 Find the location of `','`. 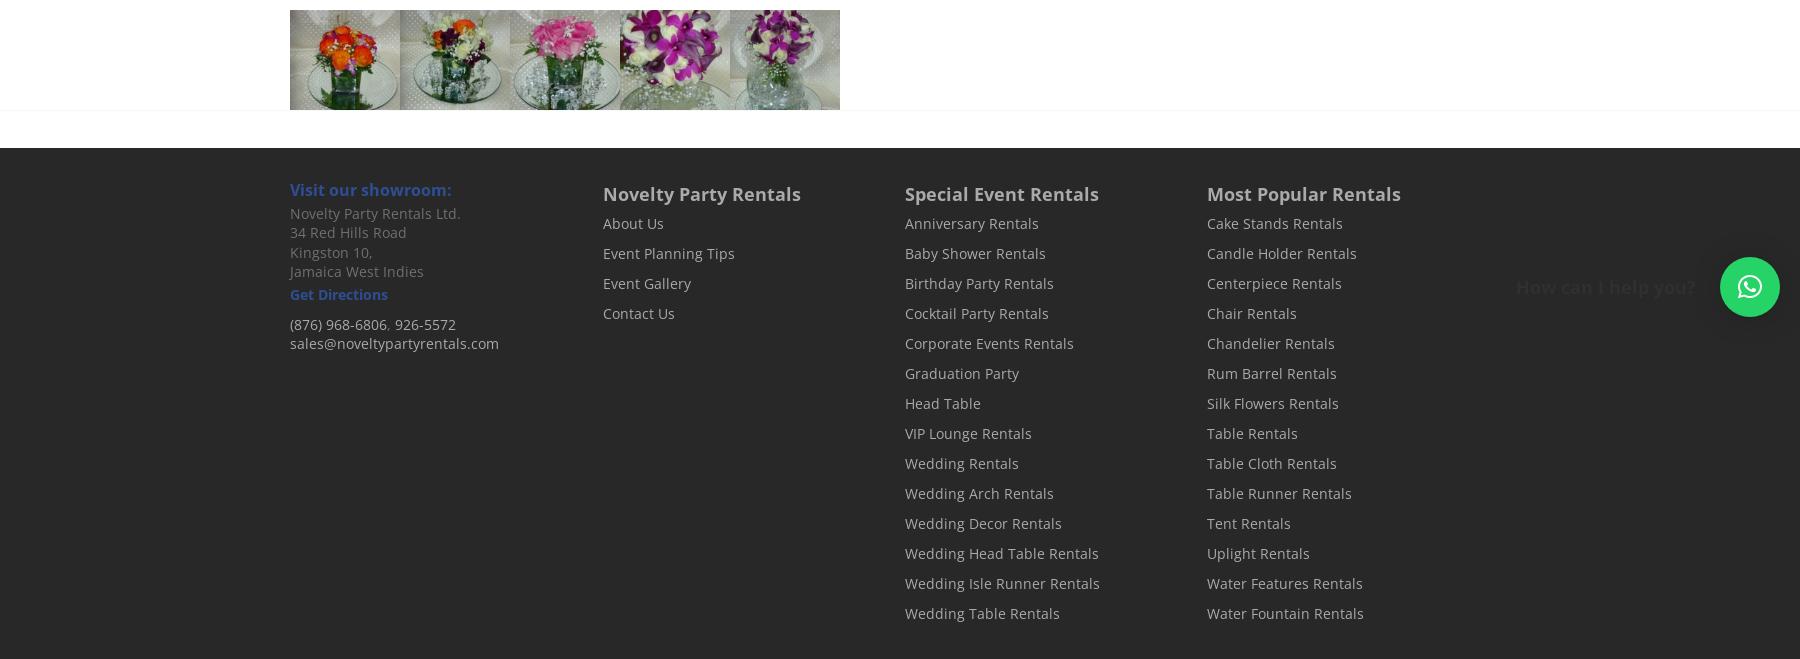

',' is located at coordinates (390, 323).